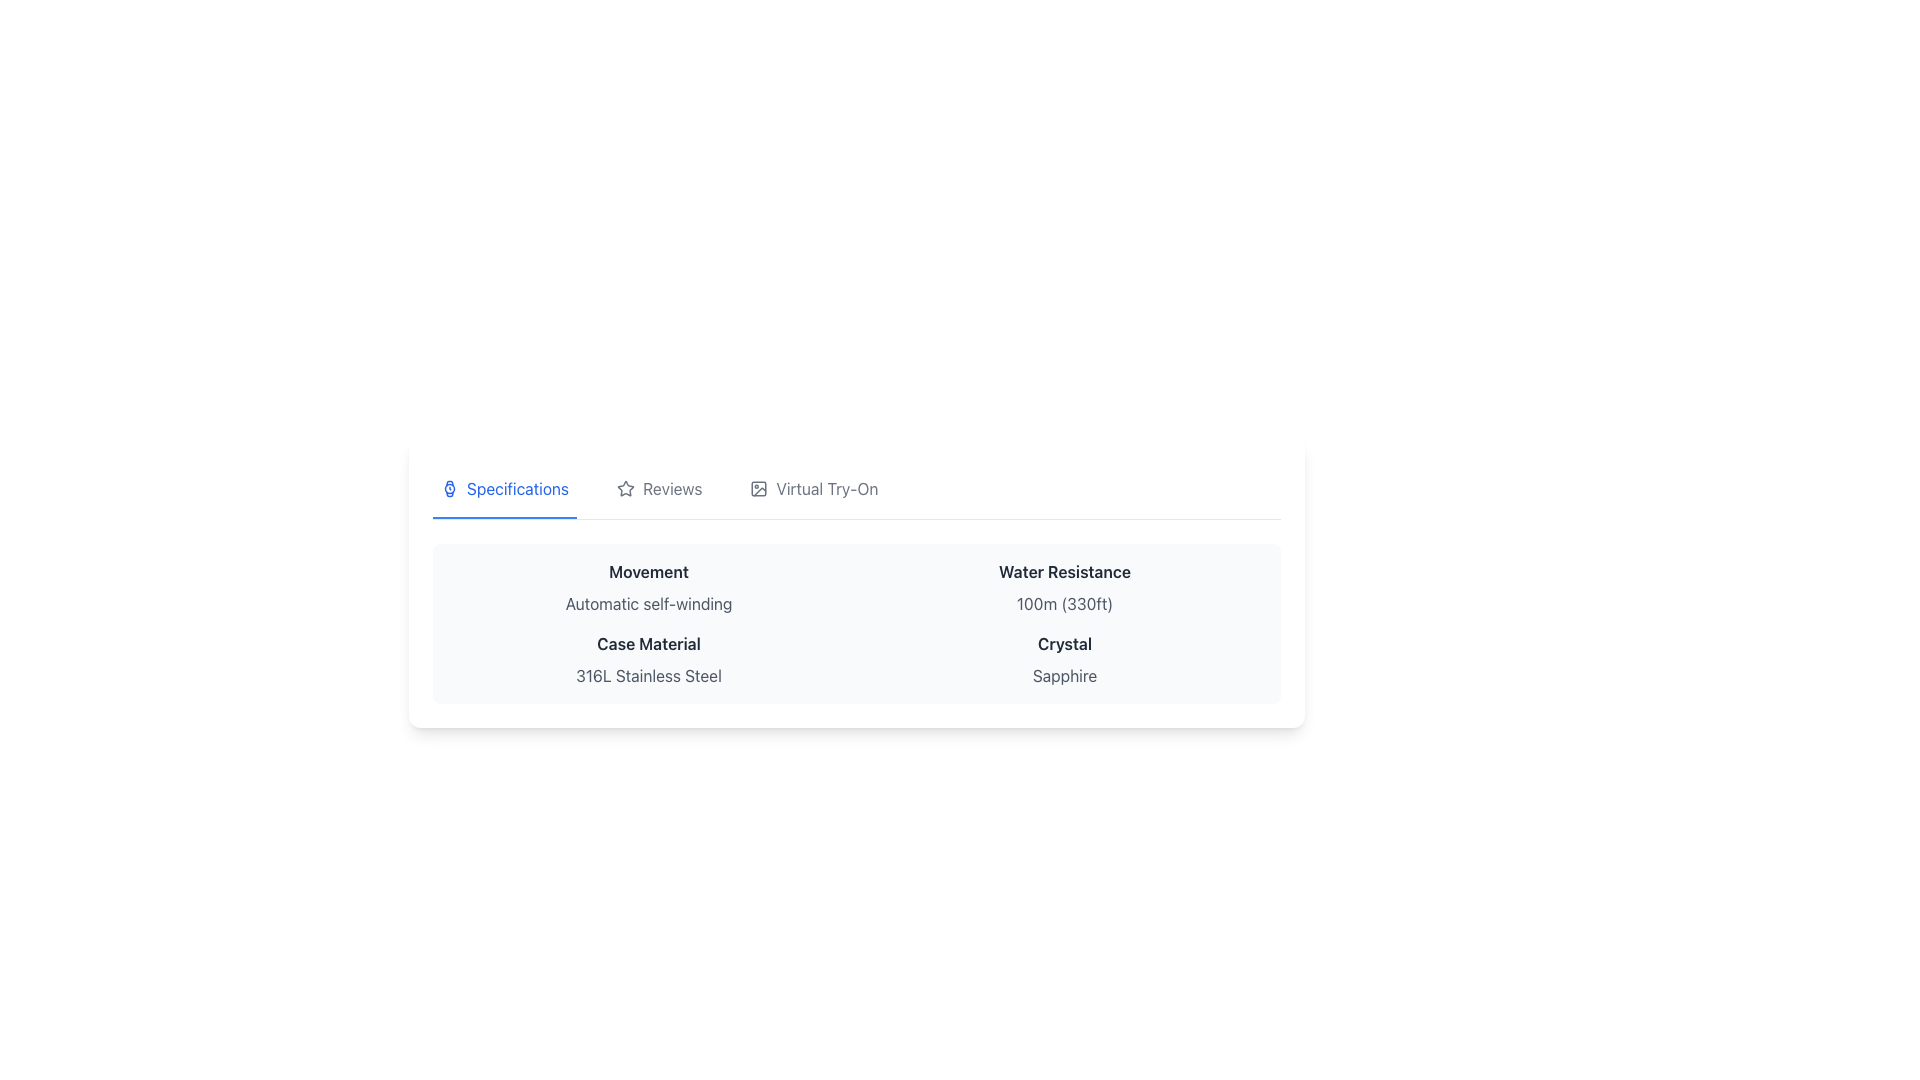 The width and height of the screenshot is (1920, 1080). Describe the element at coordinates (814, 489) in the screenshot. I see `the virtual try-on button, which is the third item in the menu options row, located at the top-center of the content area` at that location.